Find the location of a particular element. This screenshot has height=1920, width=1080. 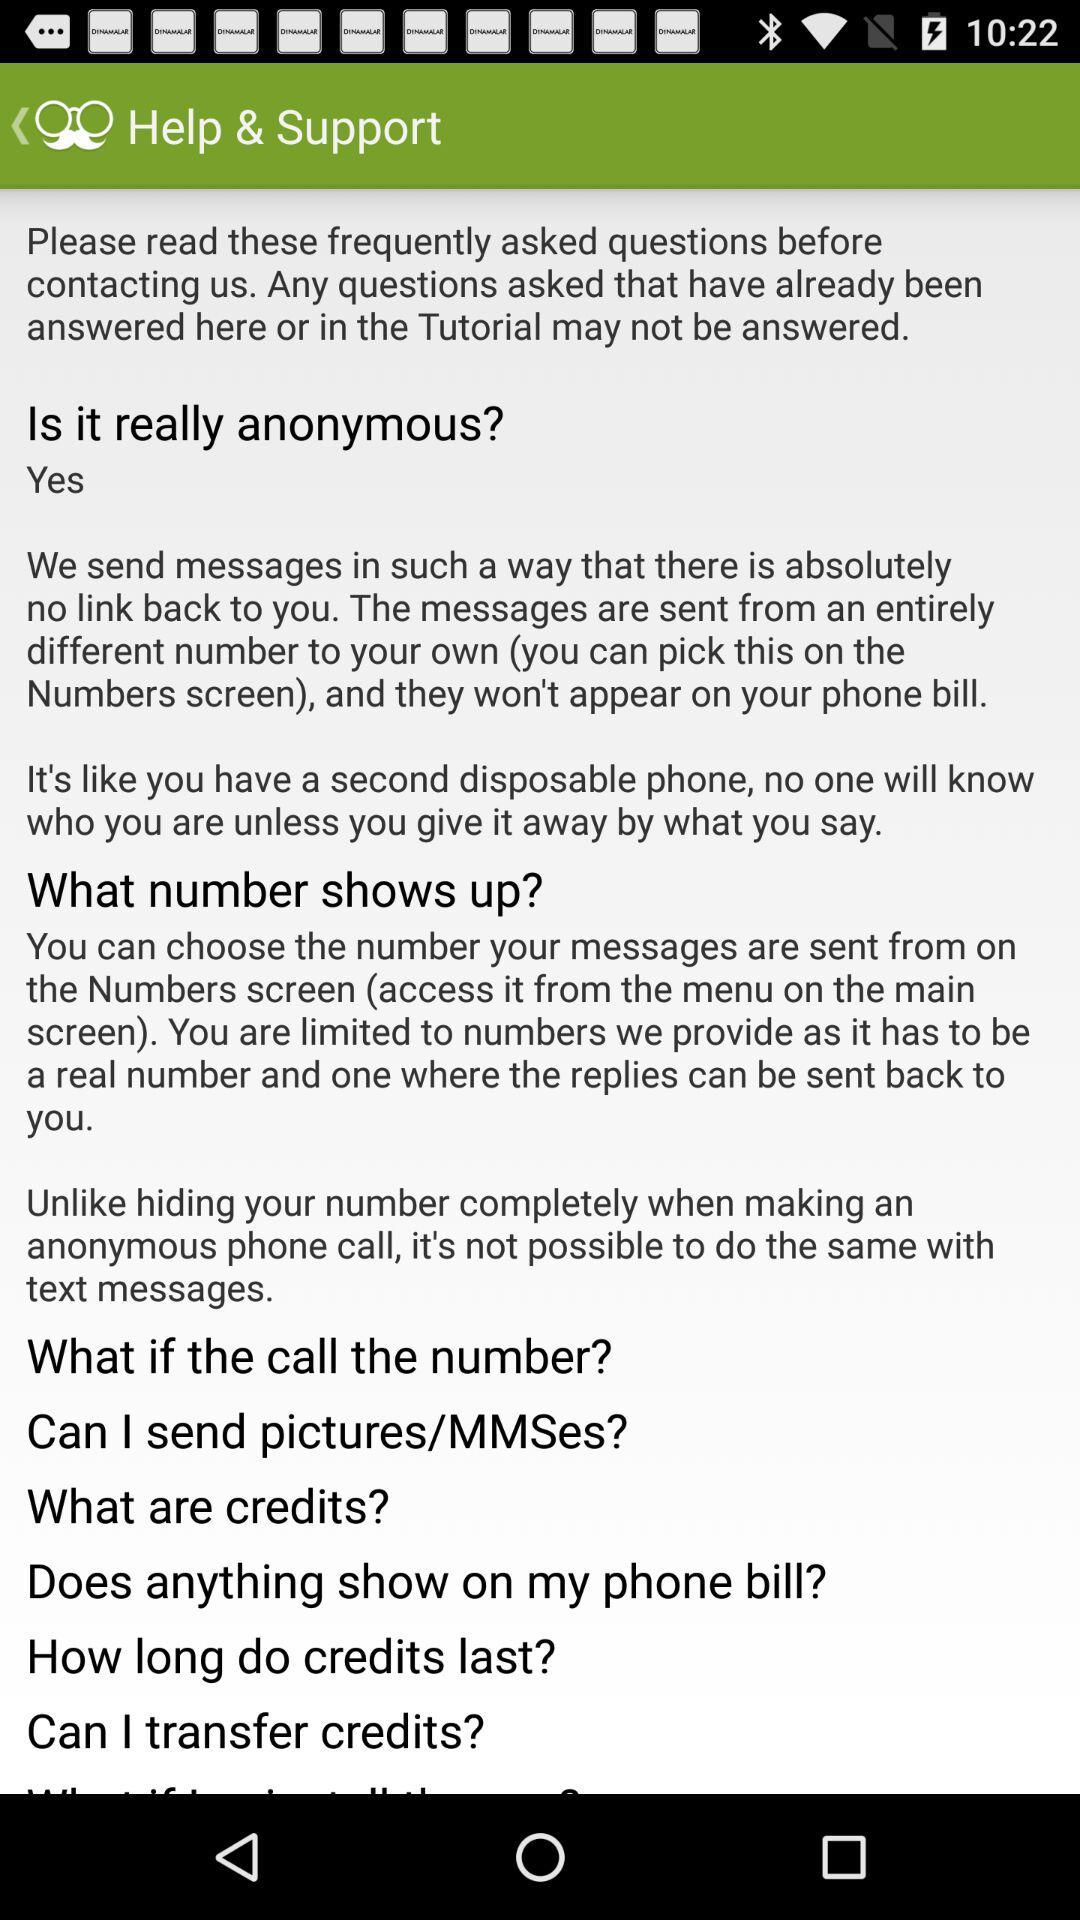

the yes we send item is located at coordinates (540, 649).